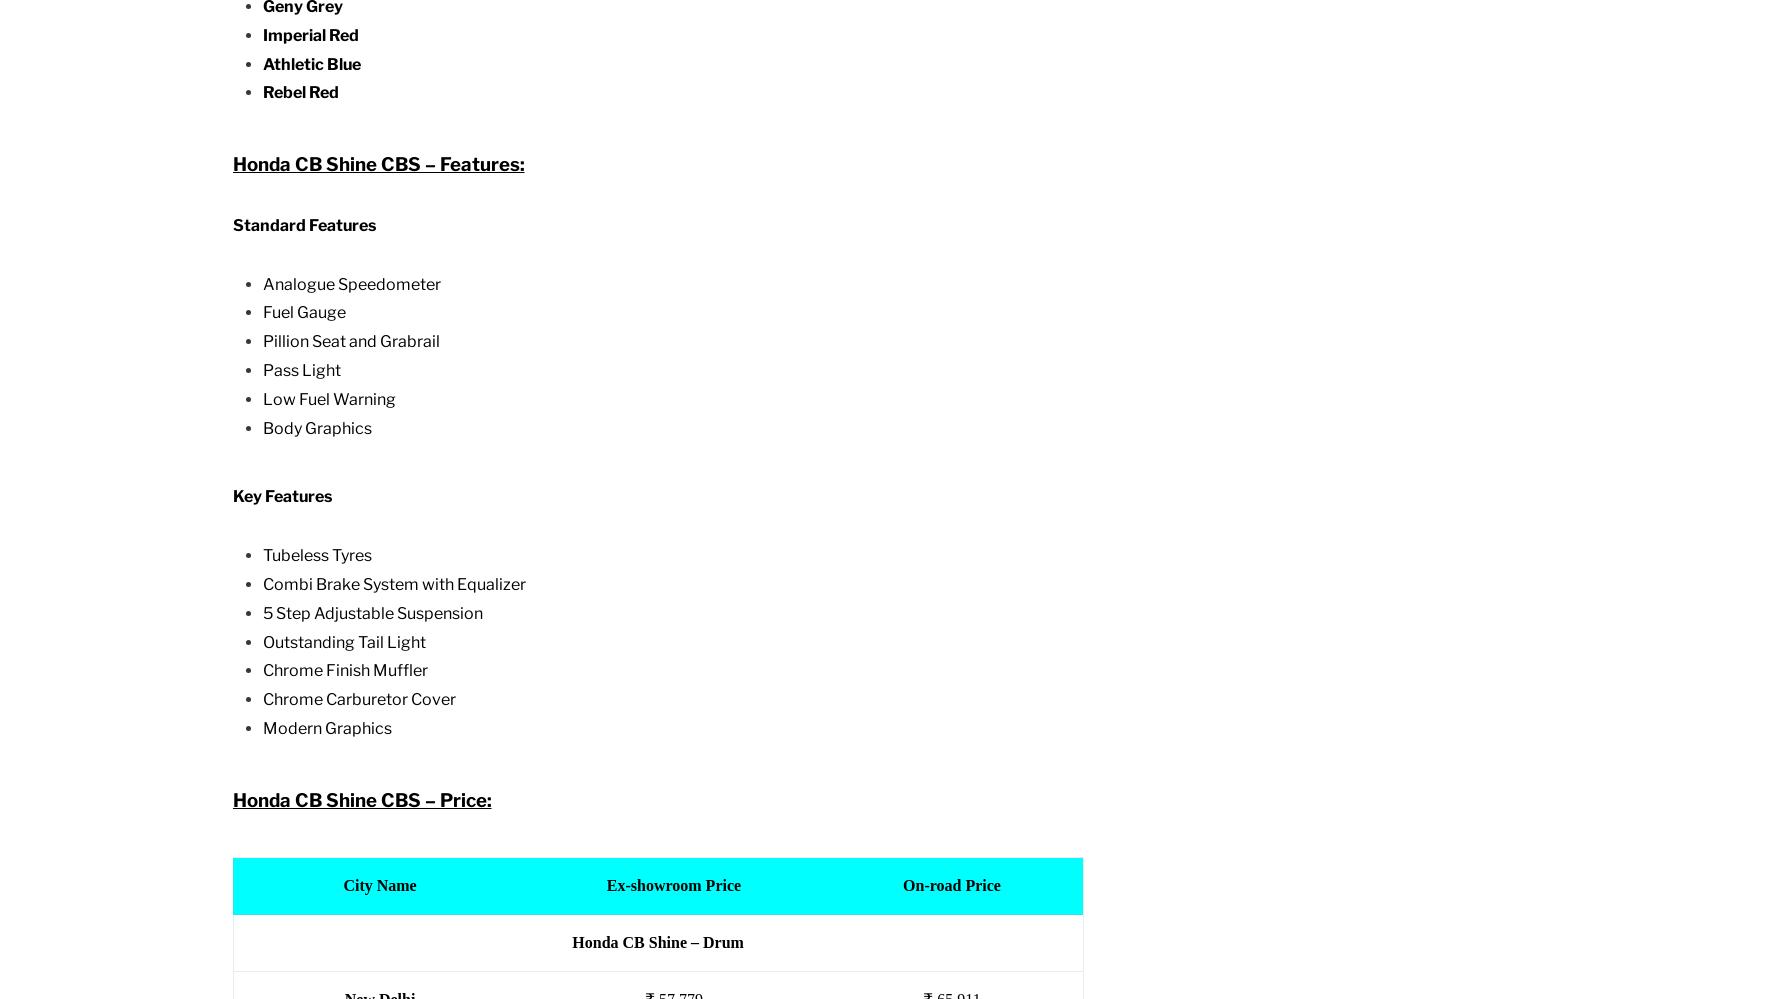 This screenshot has height=999, width=1765. What do you see at coordinates (571, 942) in the screenshot?
I see `'Honda CB Shine – Drum'` at bounding box center [571, 942].